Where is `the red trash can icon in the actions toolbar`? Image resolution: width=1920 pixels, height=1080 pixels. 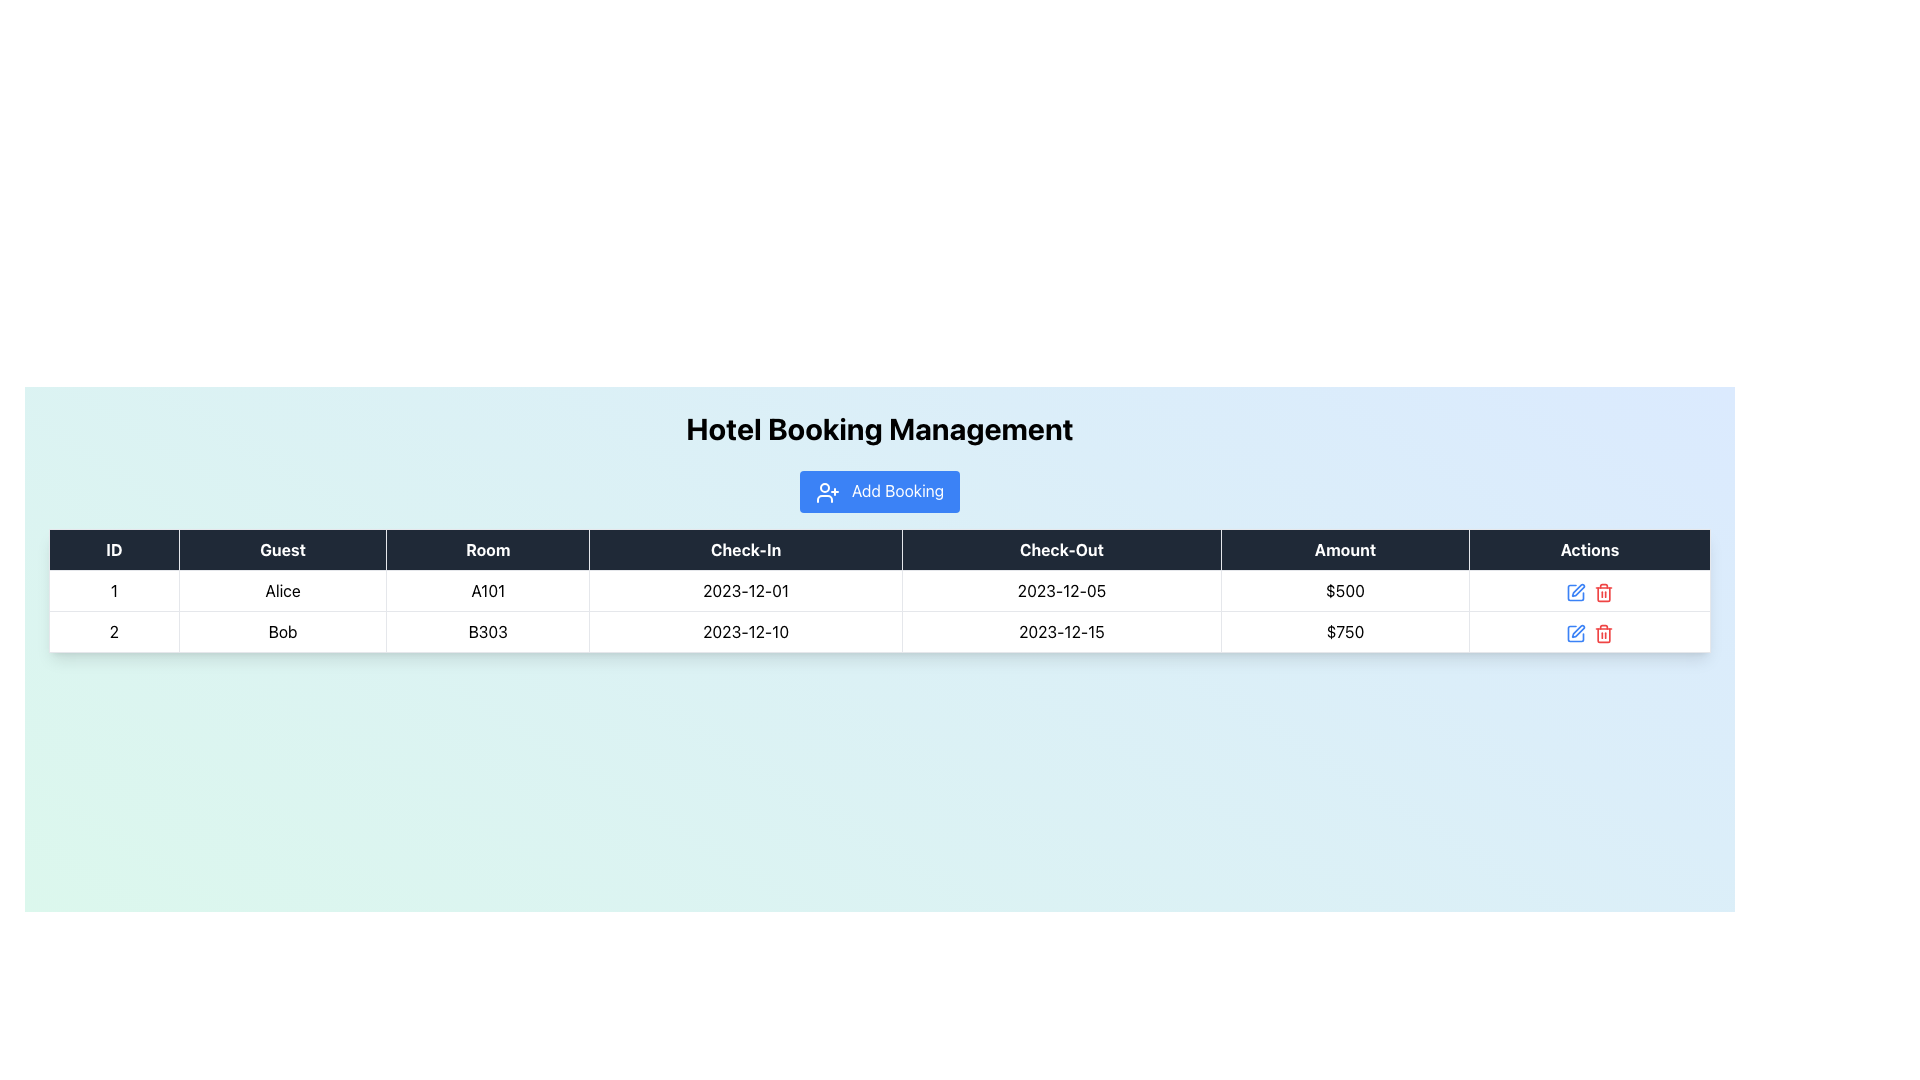
the red trash can icon in the actions toolbar is located at coordinates (1588, 589).